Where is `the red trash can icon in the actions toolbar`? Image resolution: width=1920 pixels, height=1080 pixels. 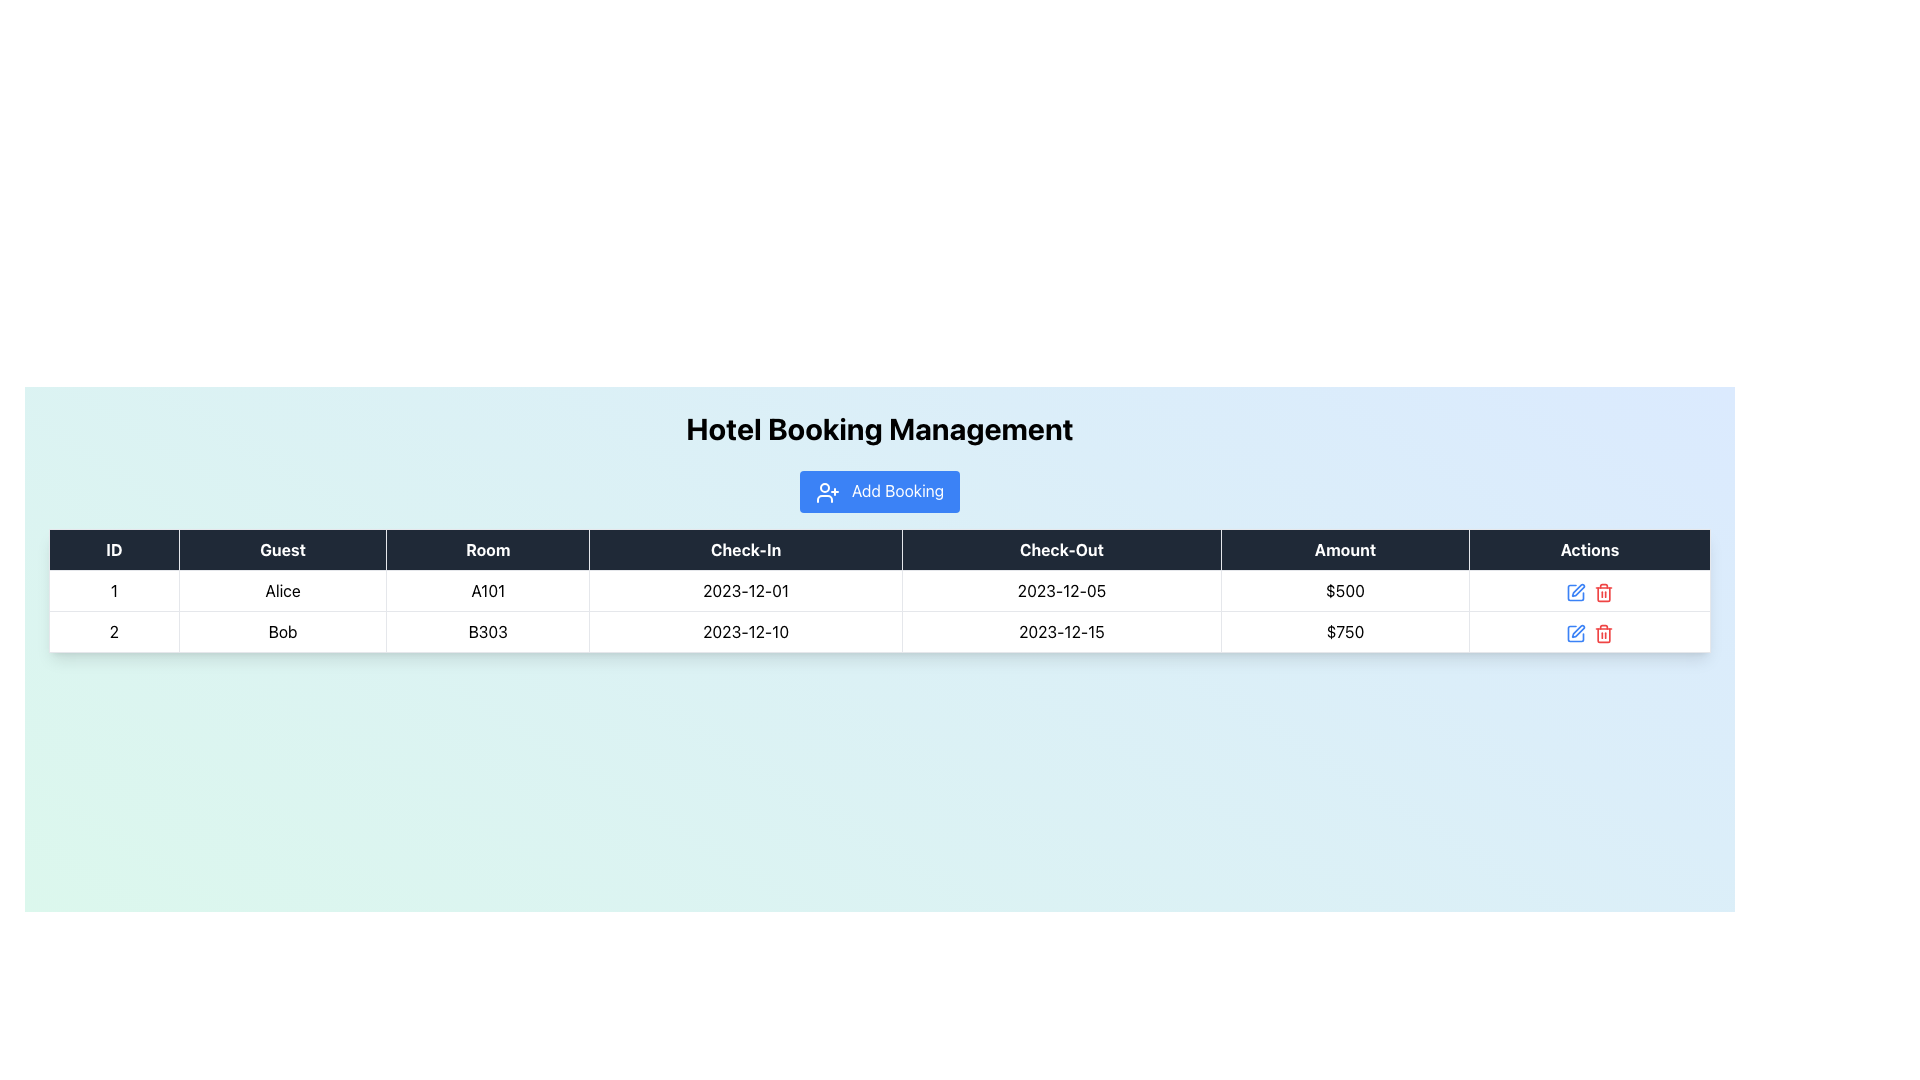
the red trash can icon in the actions toolbar is located at coordinates (1588, 589).